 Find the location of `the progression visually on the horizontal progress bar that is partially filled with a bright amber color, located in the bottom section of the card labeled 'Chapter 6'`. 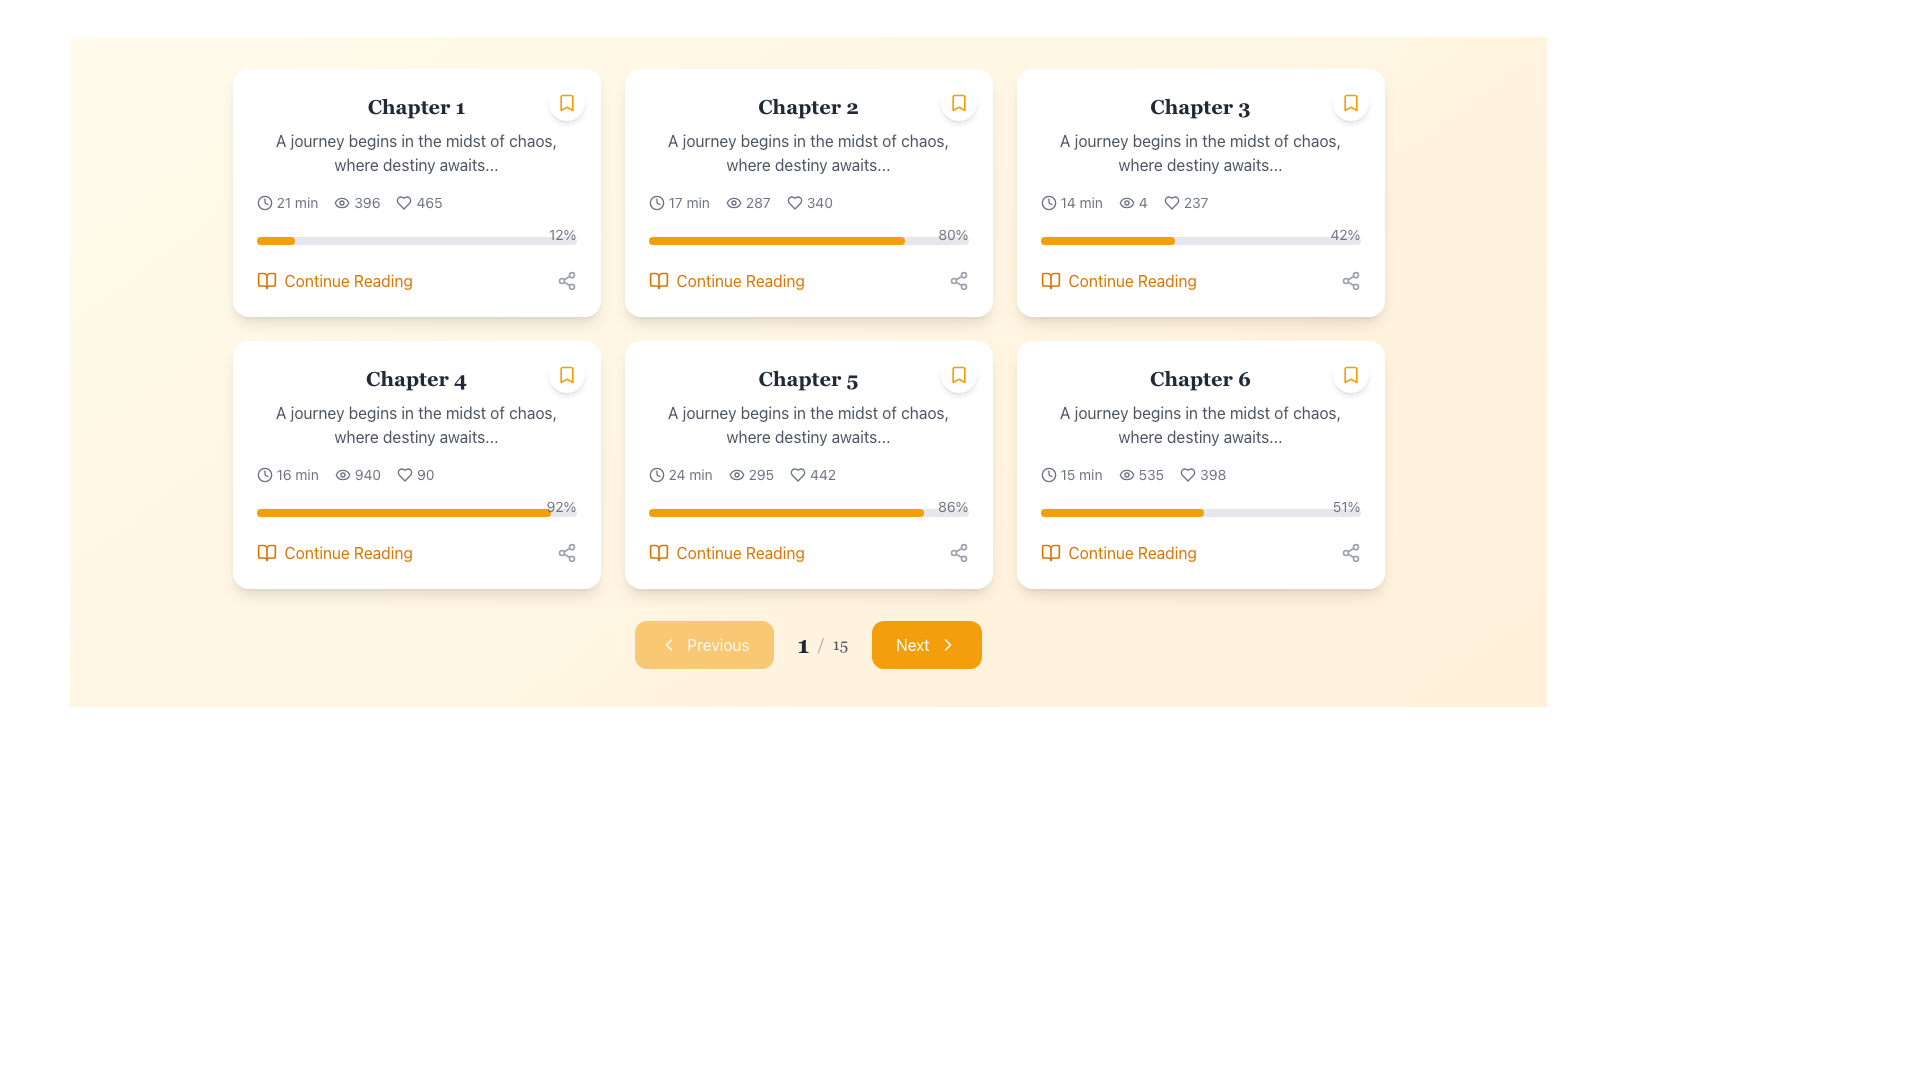

the progression visually on the horizontal progress bar that is partially filled with a bright amber color, located in the bottom section of the card labeled 'Chapter 6' is located at coordinates (1122, 512).